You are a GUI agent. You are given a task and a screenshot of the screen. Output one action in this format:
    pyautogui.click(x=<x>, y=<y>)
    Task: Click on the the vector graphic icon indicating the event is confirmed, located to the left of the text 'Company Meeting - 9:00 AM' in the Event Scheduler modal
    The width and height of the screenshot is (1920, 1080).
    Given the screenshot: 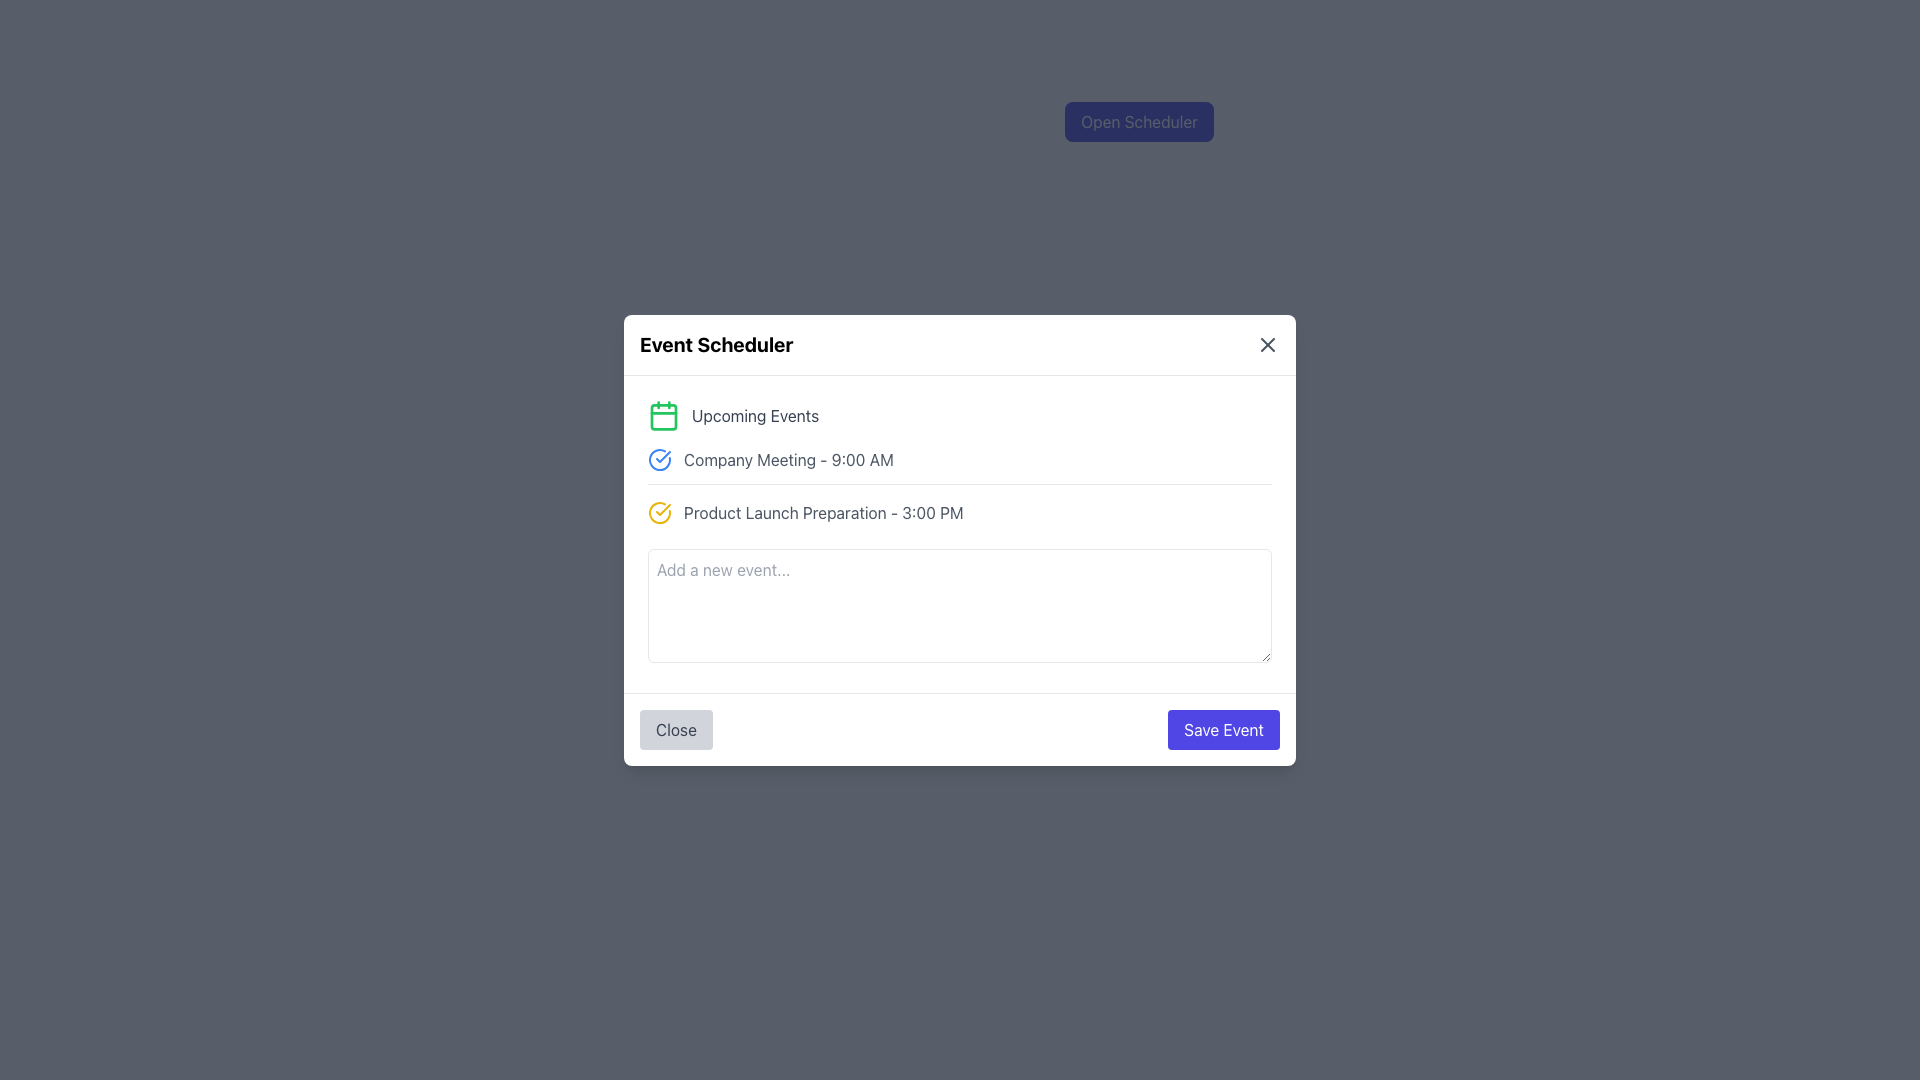 What is the action you would take?
    pyautogui.click(x=663, y=508)
    